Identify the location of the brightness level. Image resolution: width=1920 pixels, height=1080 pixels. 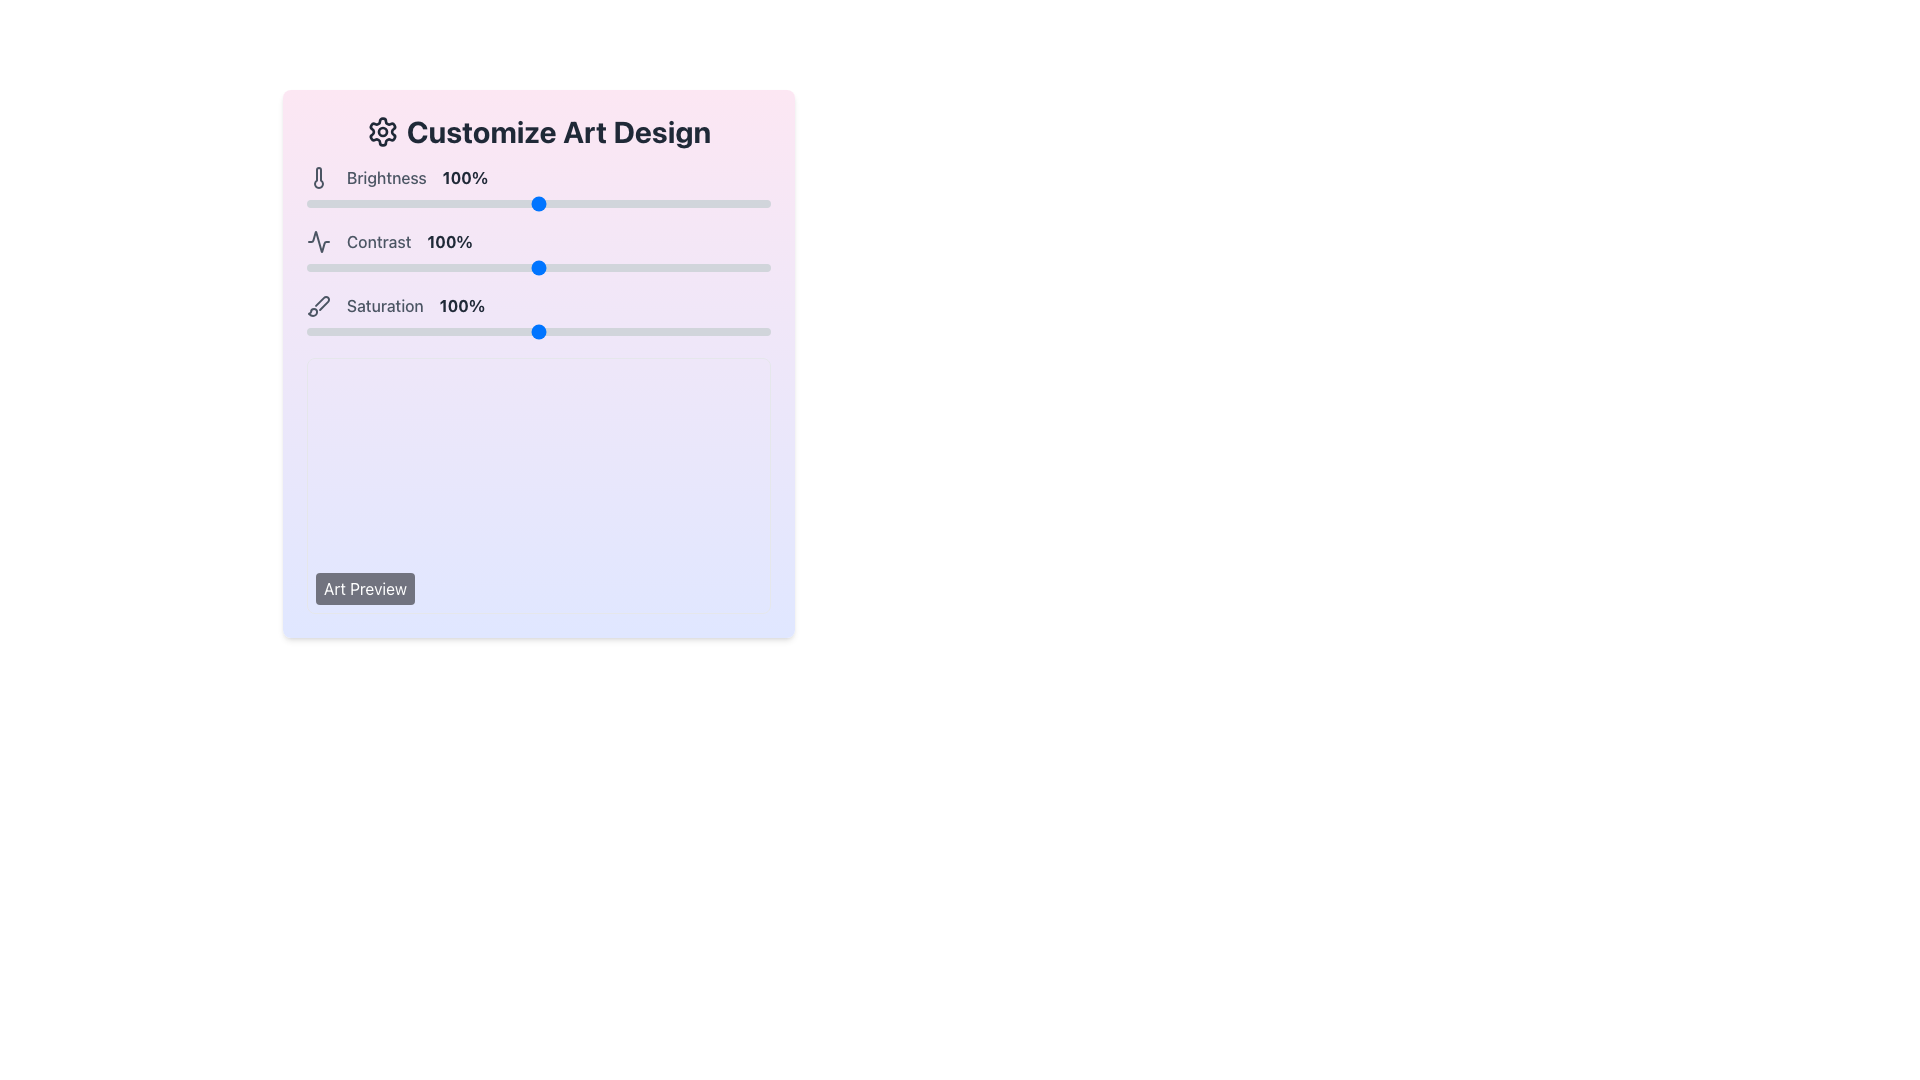
(470, 204).